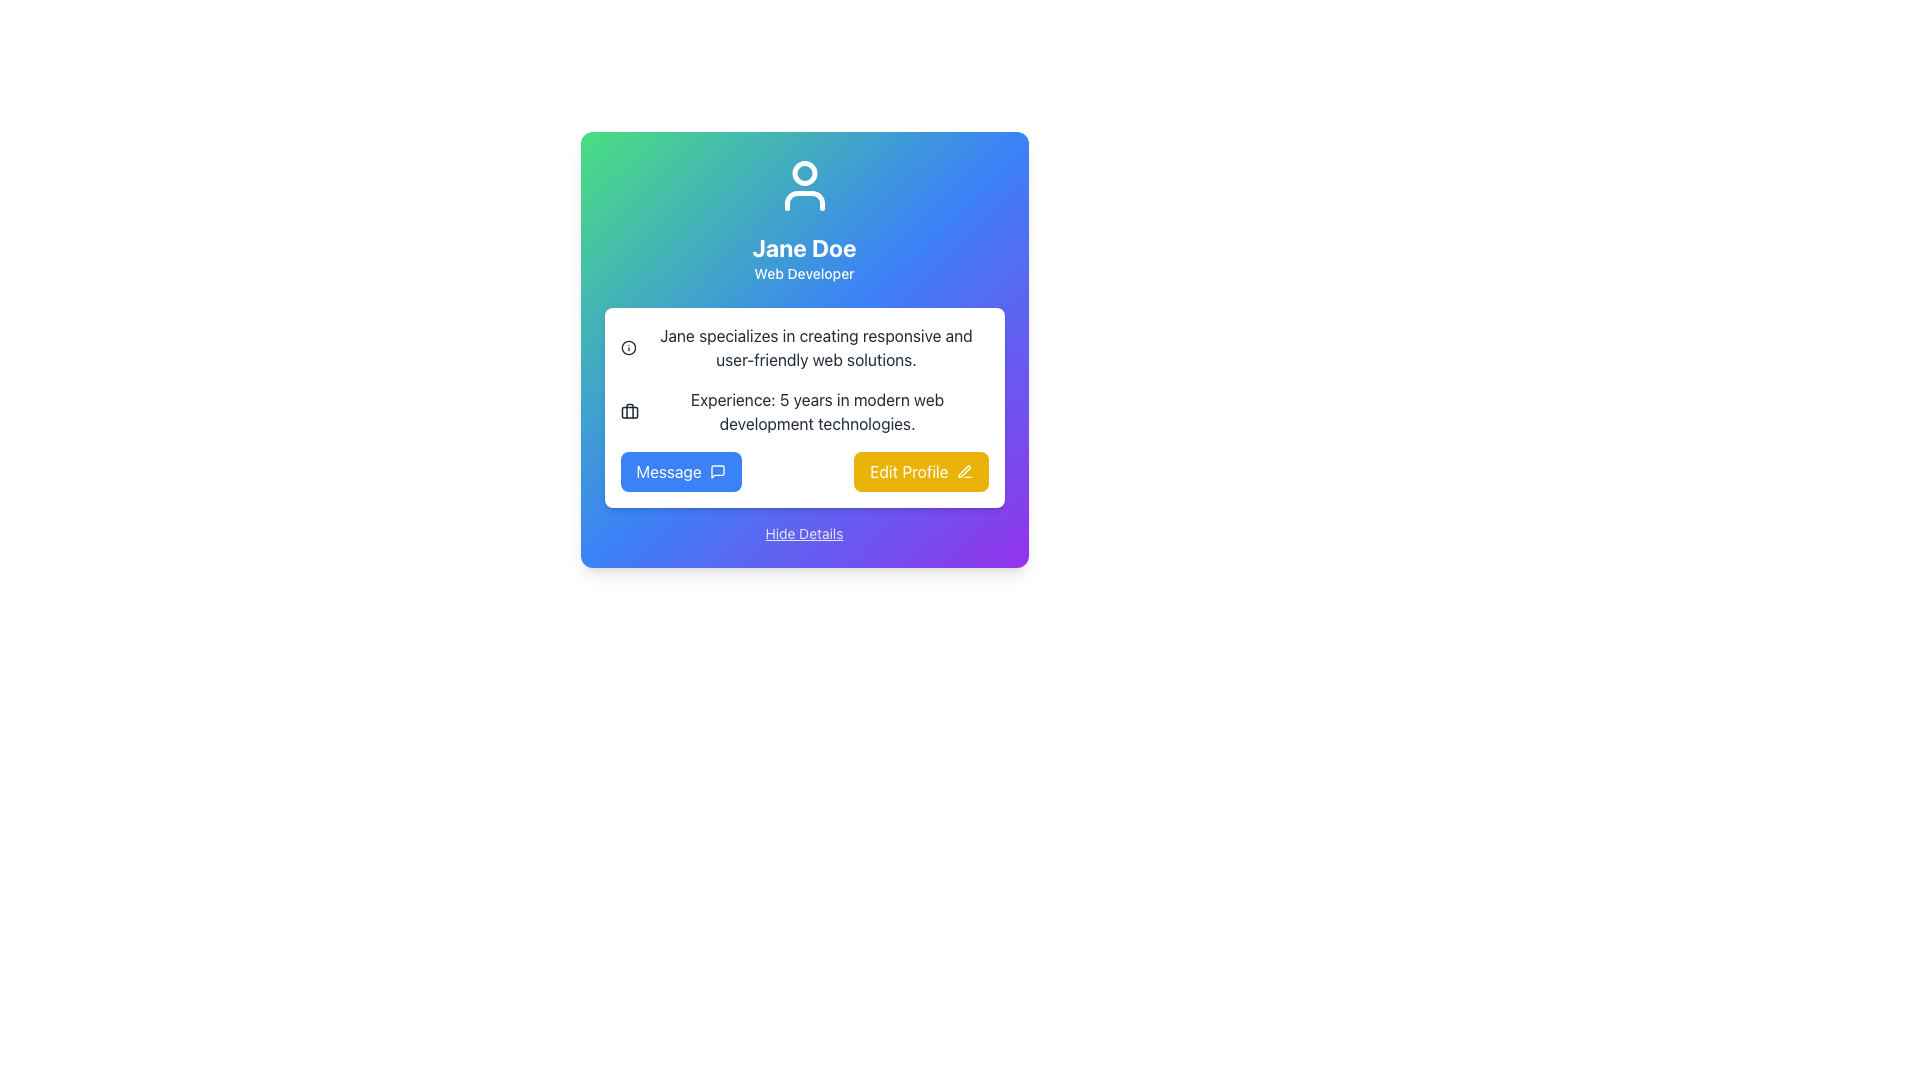  I want to click on the pen icon located to the right of the 'Edit Profile' label within the yellow button, so click(964, 471).